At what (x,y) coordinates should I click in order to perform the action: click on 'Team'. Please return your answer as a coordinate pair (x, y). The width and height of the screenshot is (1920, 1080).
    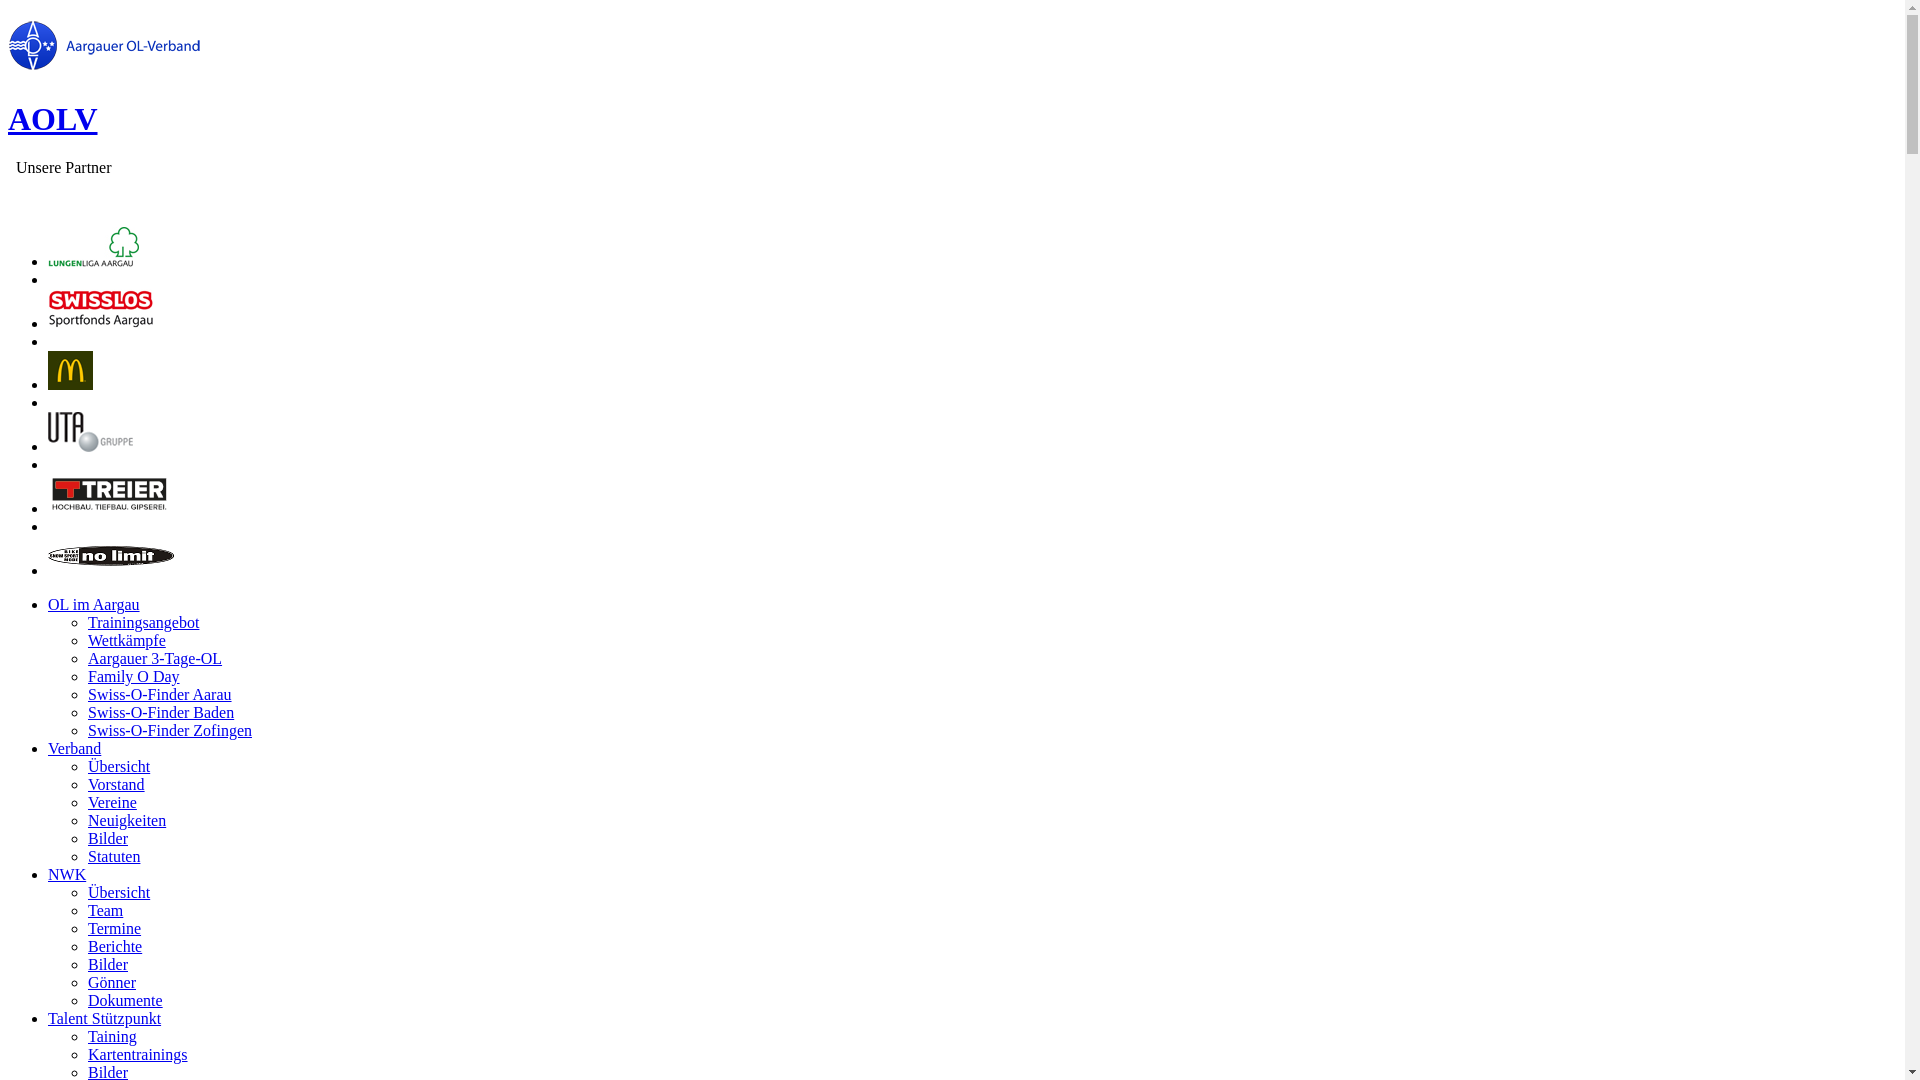
    Looking at the image, I should click on (86, 910).